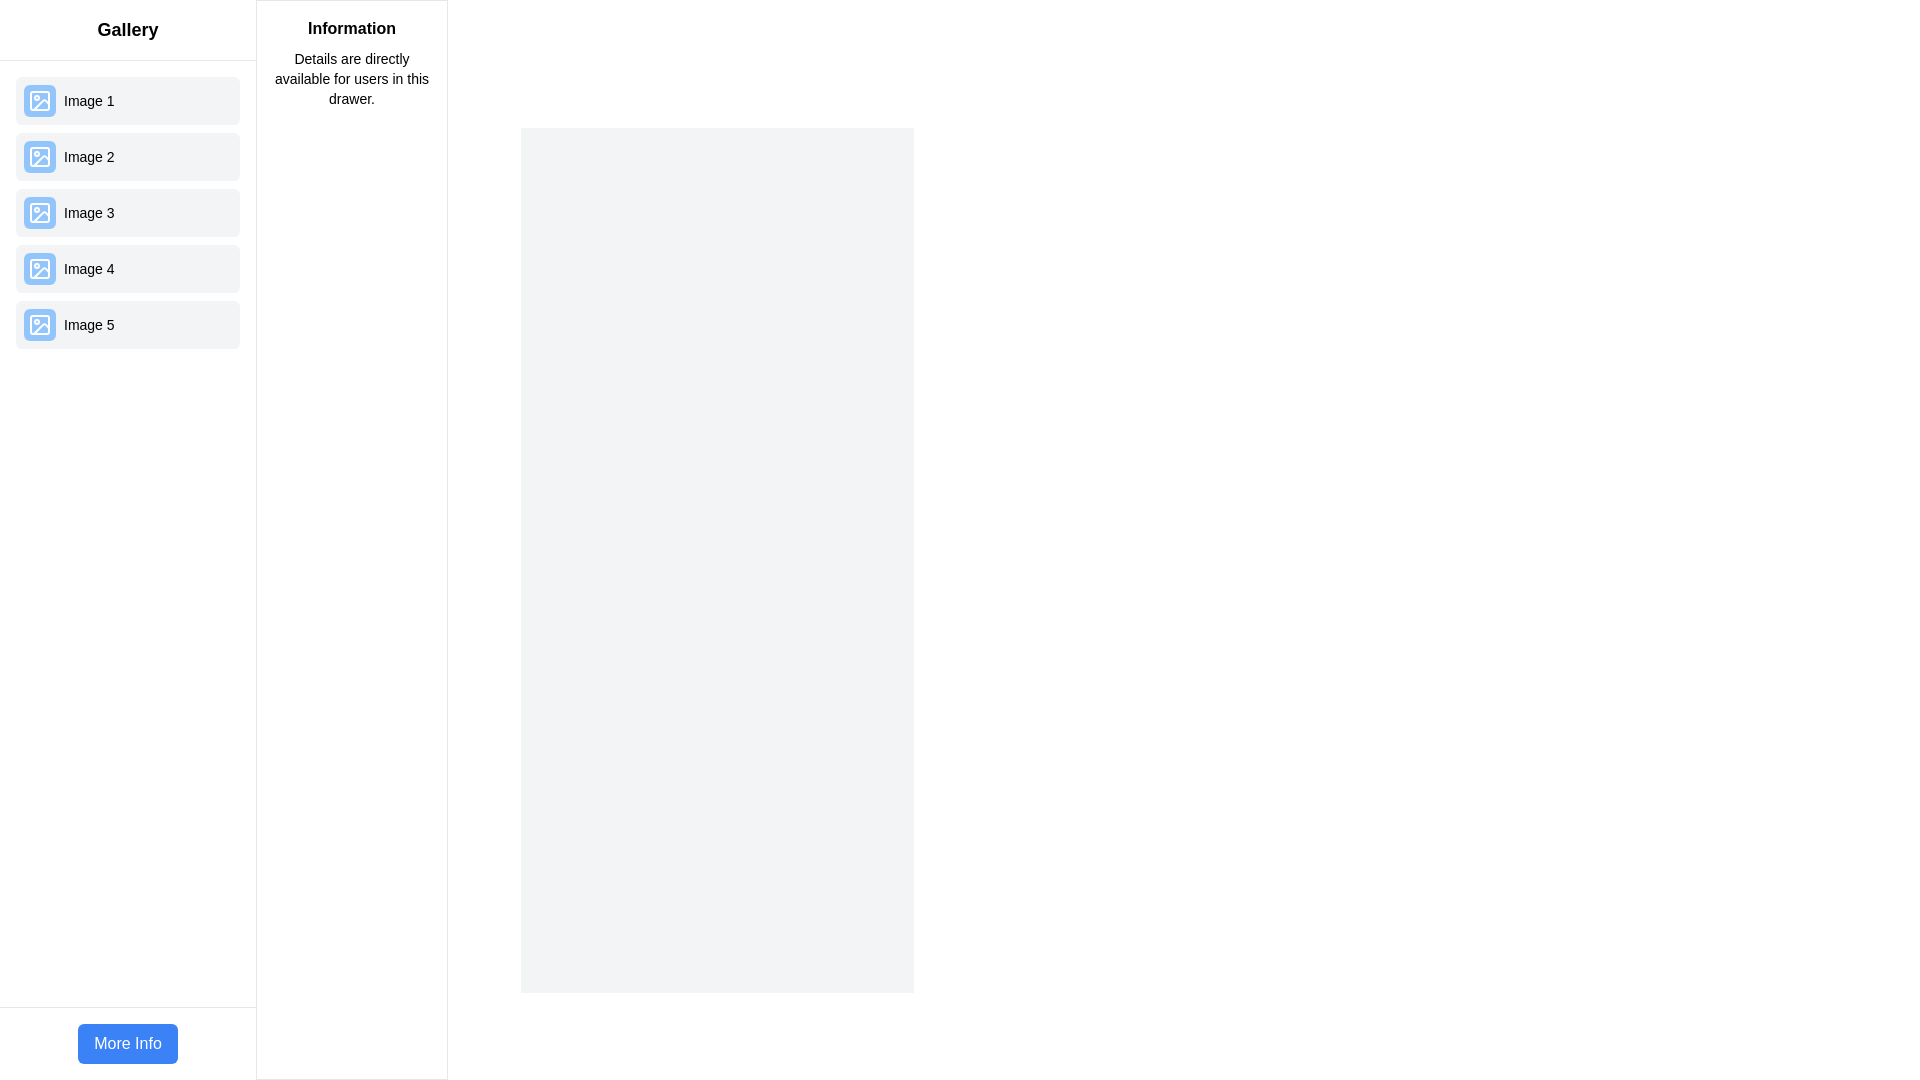 Image resolution: width=1920 pixels, height=1080 pixels. What do you see at coordinates (88, 100) in the screenshot?
I see `text from the descriptive Text Label that identifies the first item in the list within the 'Gallery' section, positioned in the top-left quadrant of the interface` at bounding box center [88, 100].